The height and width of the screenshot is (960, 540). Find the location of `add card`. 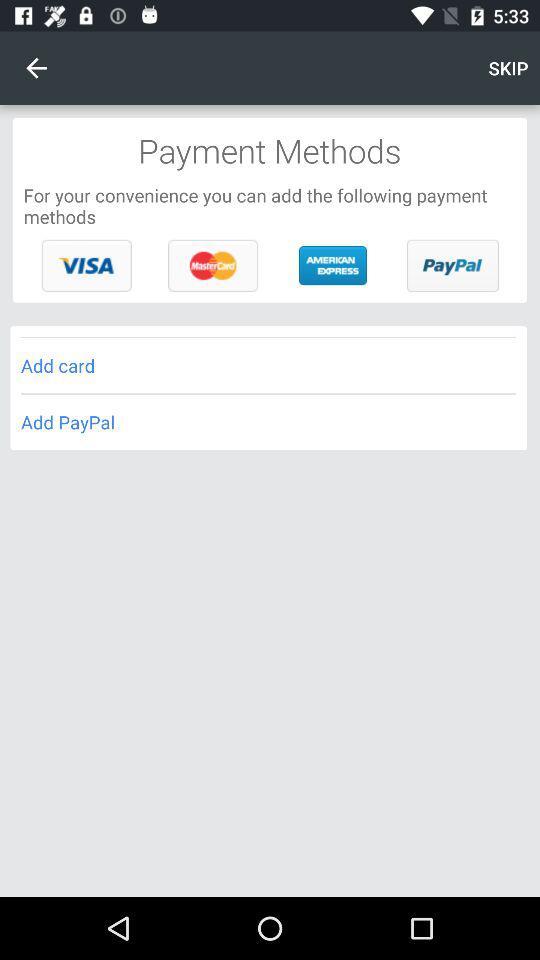

add card is located at coordinates (268, 364).